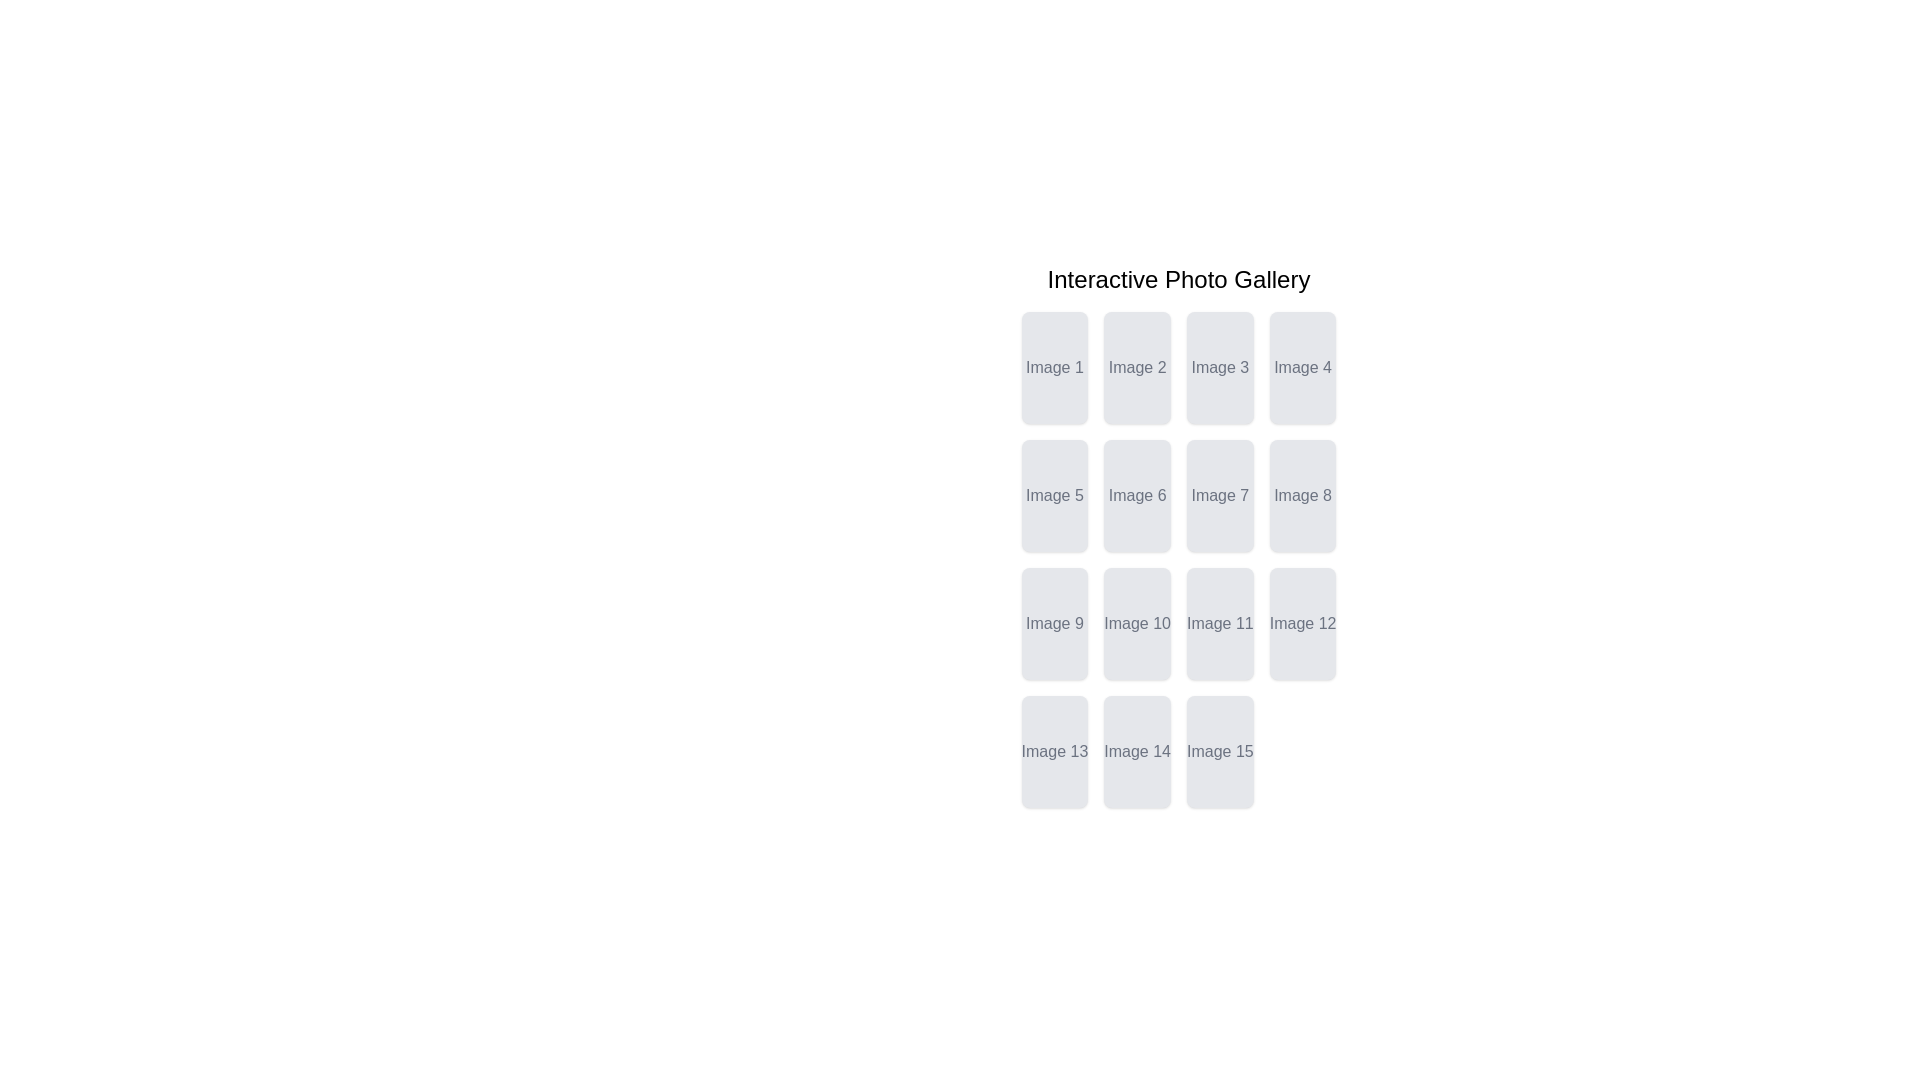  Describe the element at coordinates (1048, 756) in the screenshot. I see `the heart icon to like or favorite the item, which is the leftmost component of the button labeled '0' located below 'Image 13'` at that location.